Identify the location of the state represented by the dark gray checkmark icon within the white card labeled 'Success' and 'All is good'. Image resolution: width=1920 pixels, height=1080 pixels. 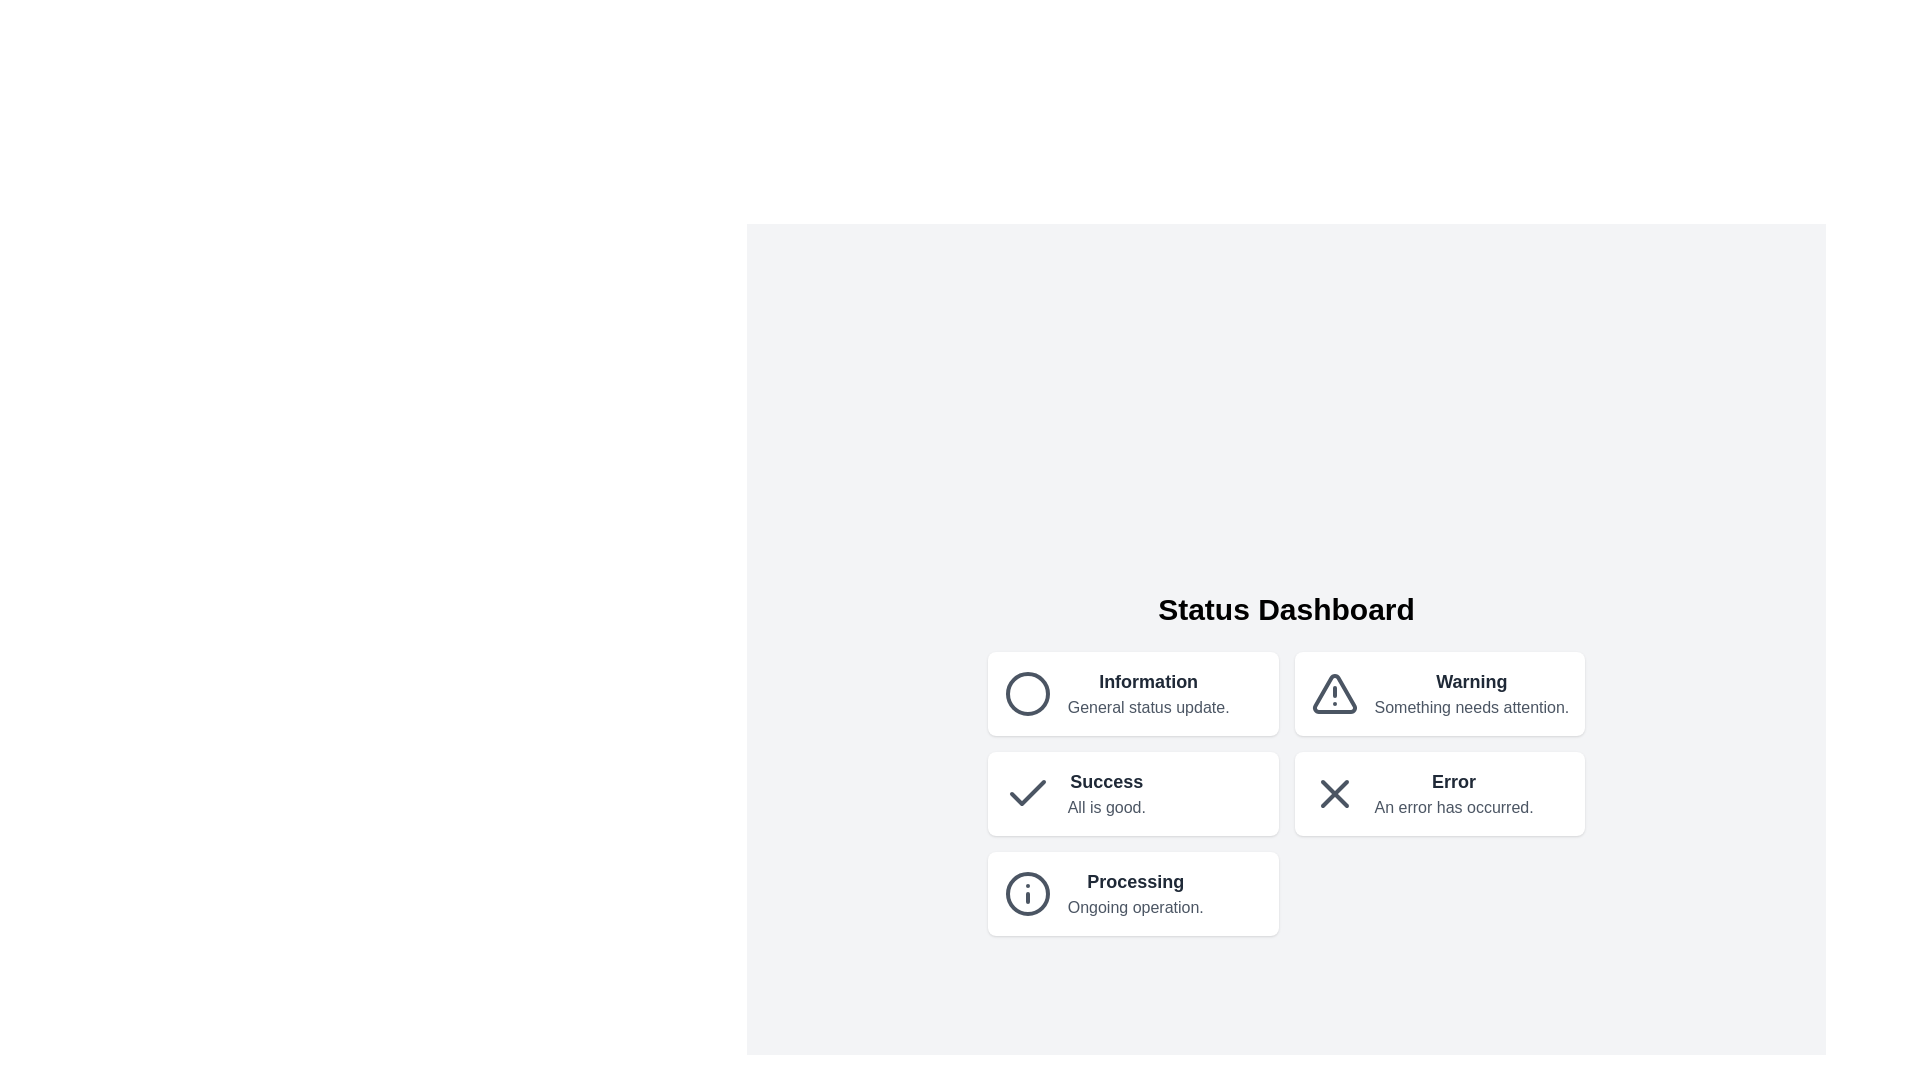
(1027, 793).